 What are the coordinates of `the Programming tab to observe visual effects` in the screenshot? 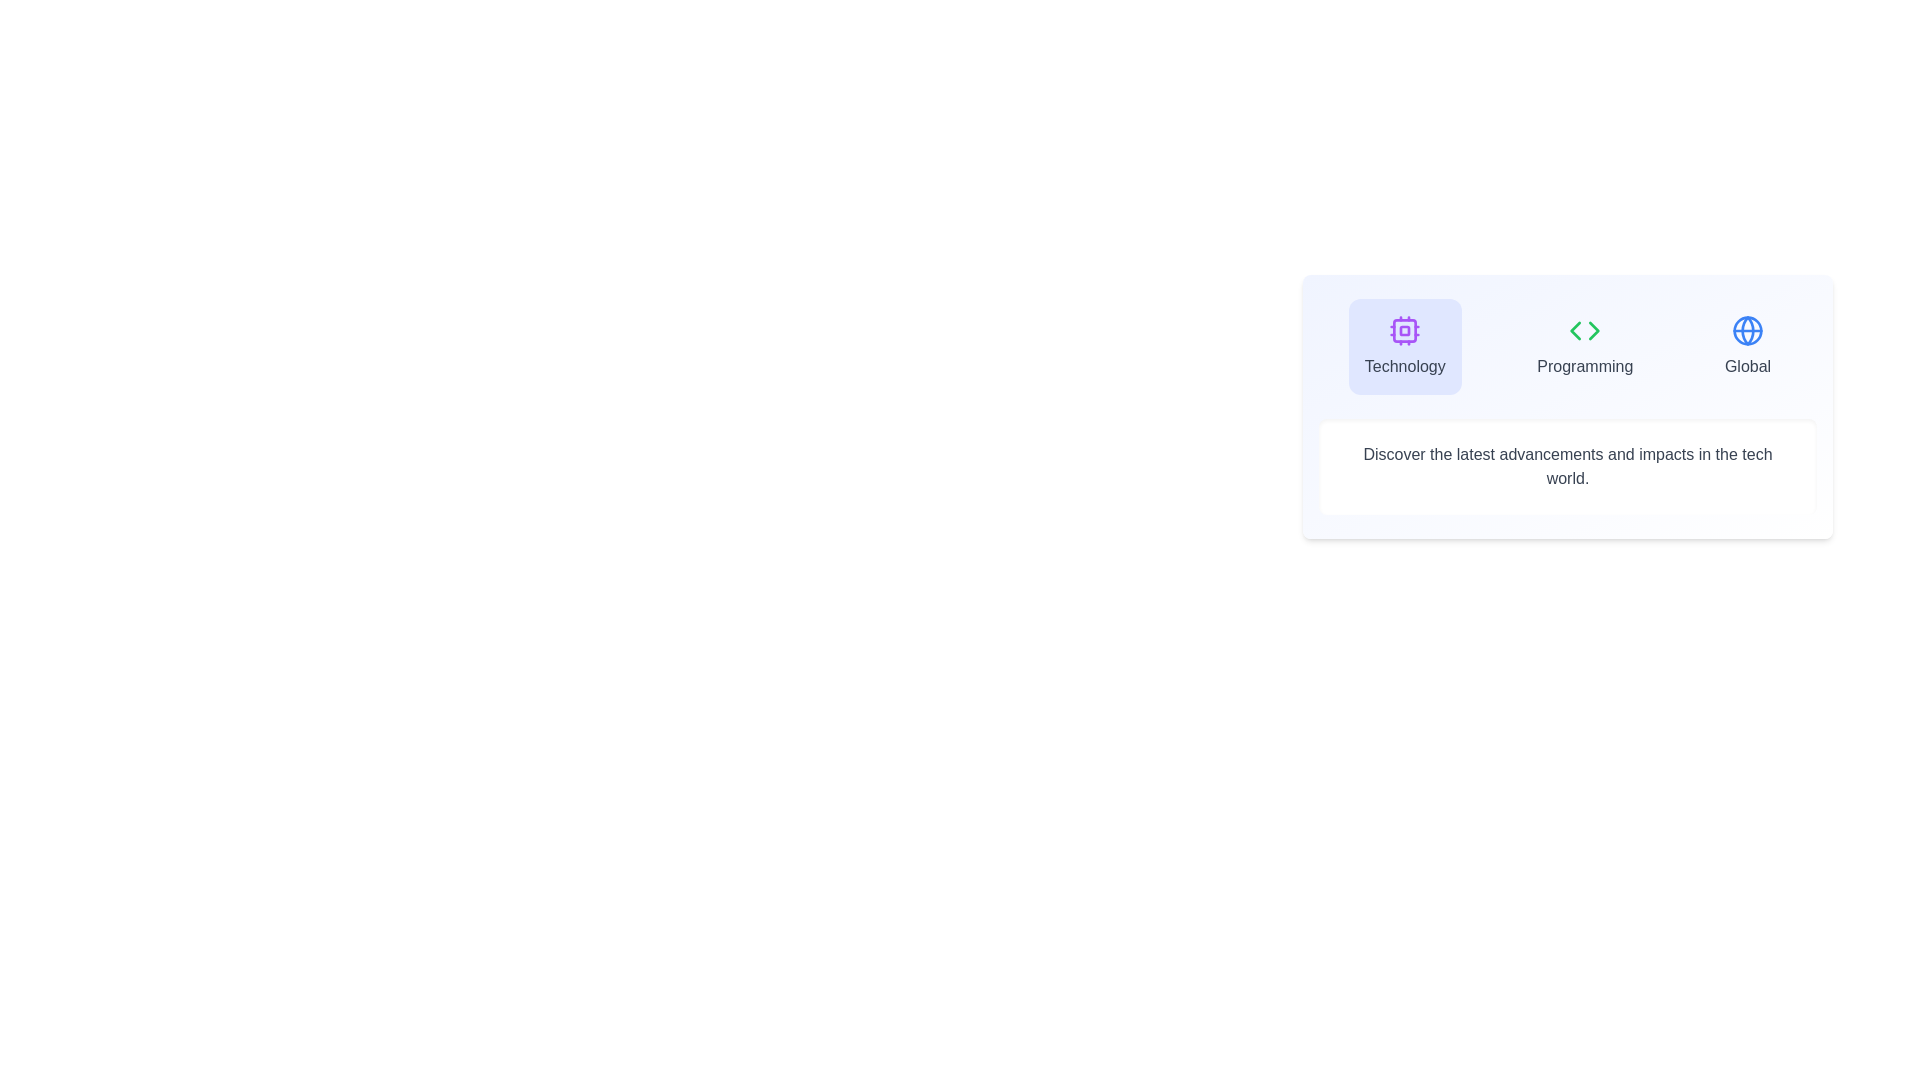 It's located at (1584, 346).